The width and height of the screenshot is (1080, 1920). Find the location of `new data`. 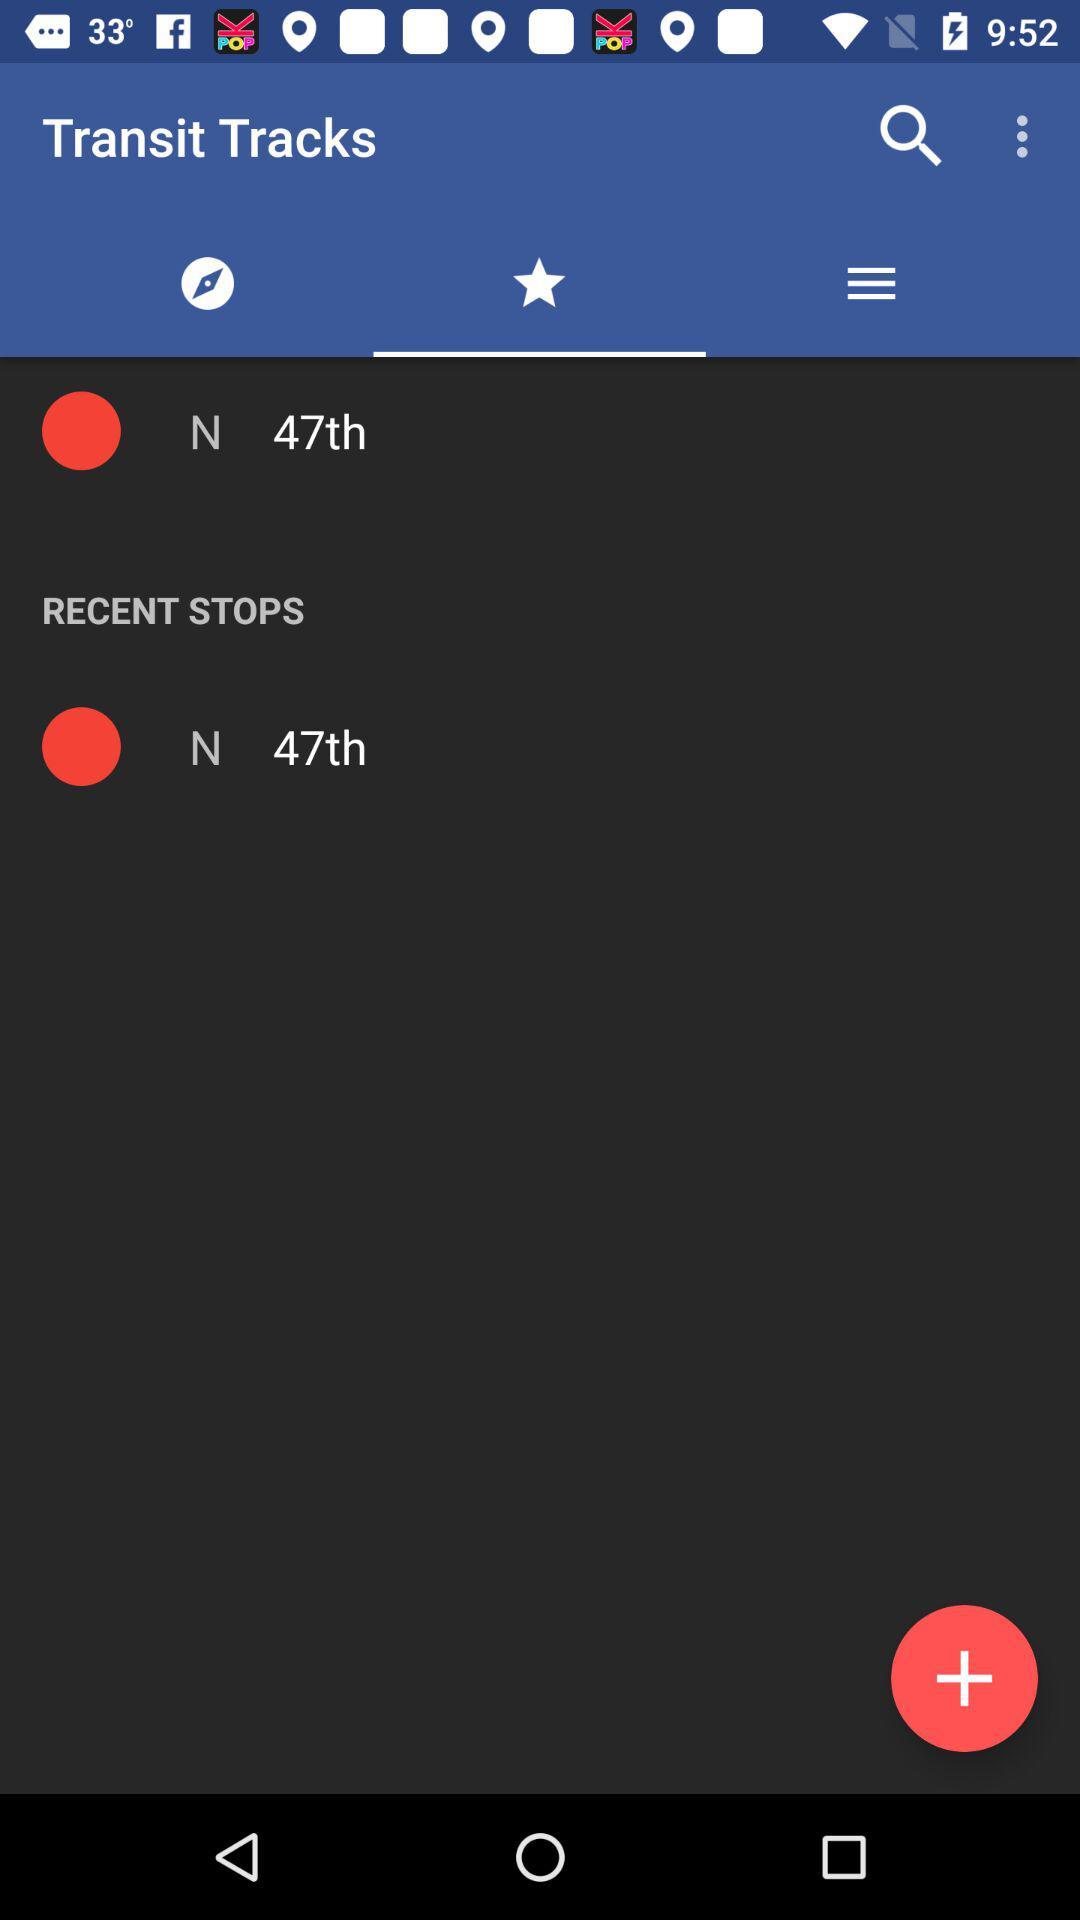

new data is located at coordinates (963, 1678).